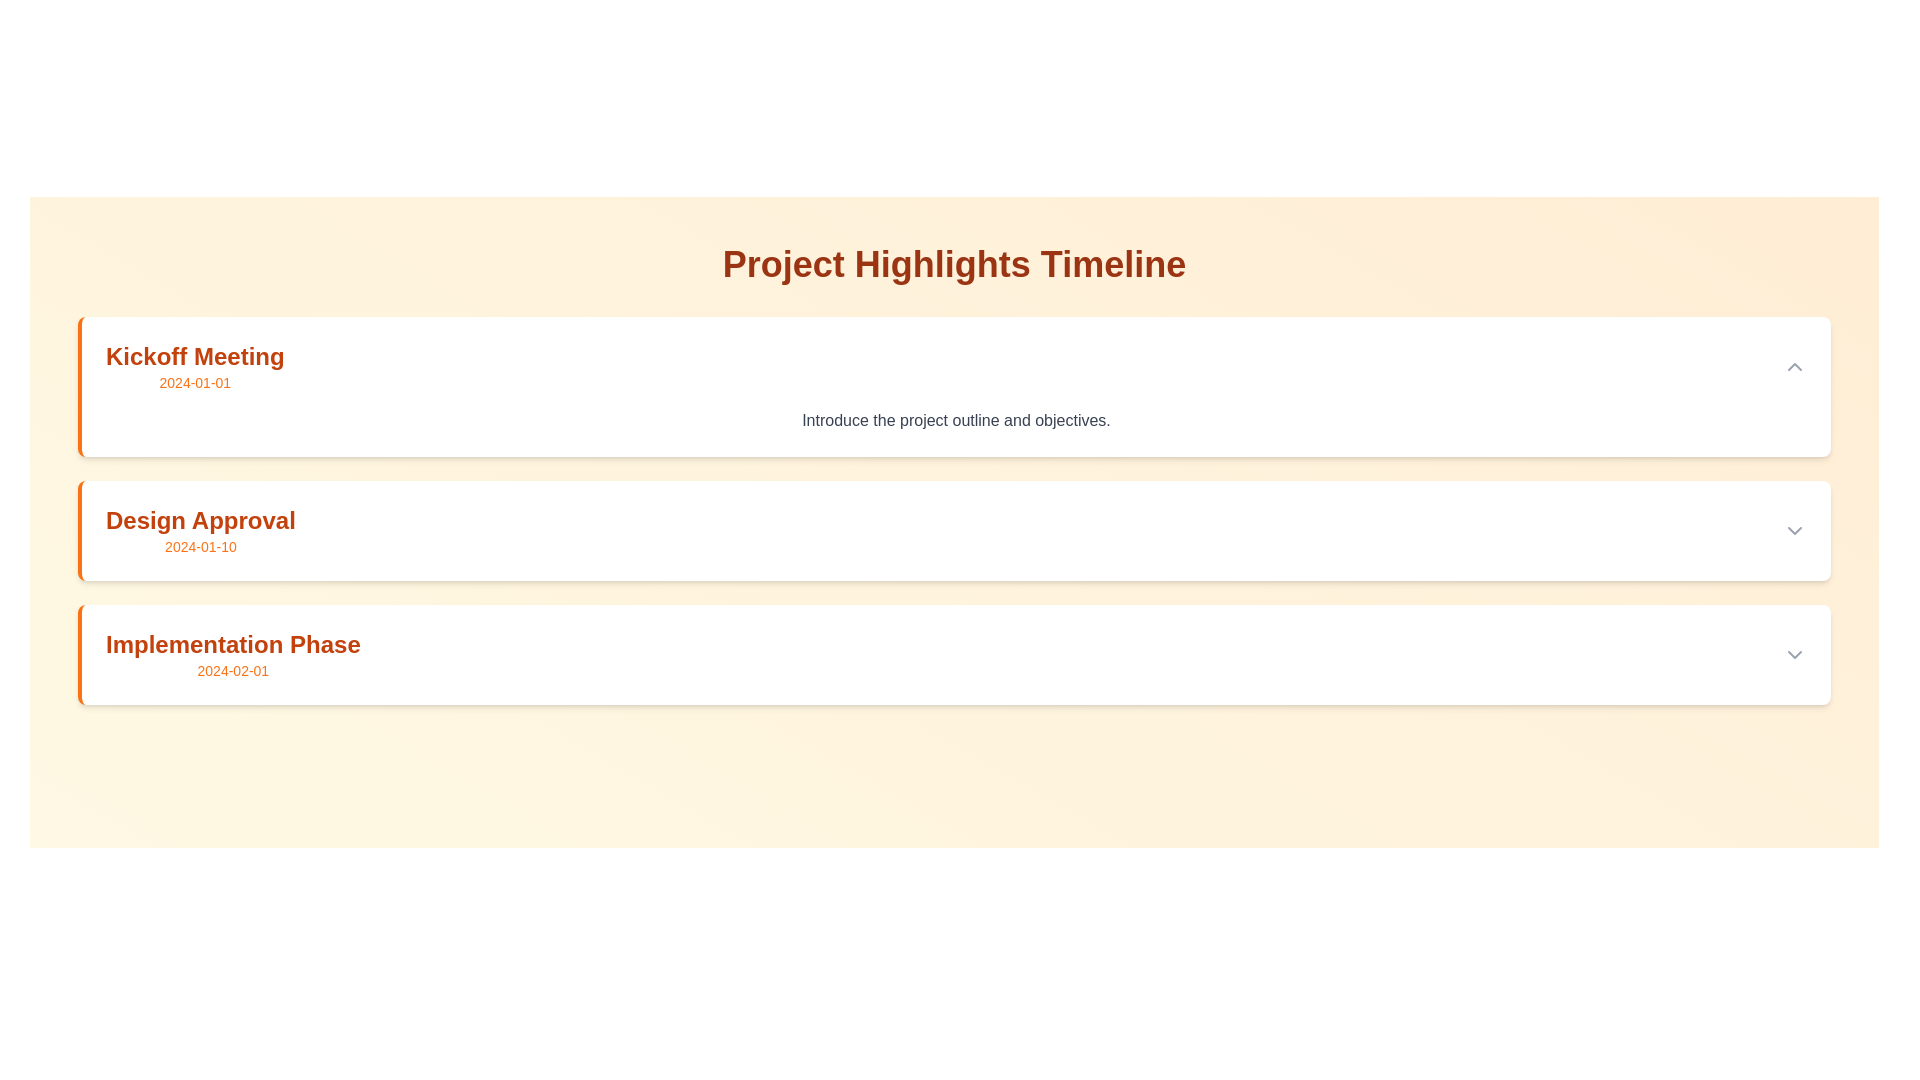 Image resolution: width=1920 pixels, height=1080 pixels. What do you see at coordinates (233, 644) in the screenshot?
I see `bold and large text label that says 'Implementation Phase' in dark orange color, located in the third section of the vertical list` at bounding box center [233, 644].